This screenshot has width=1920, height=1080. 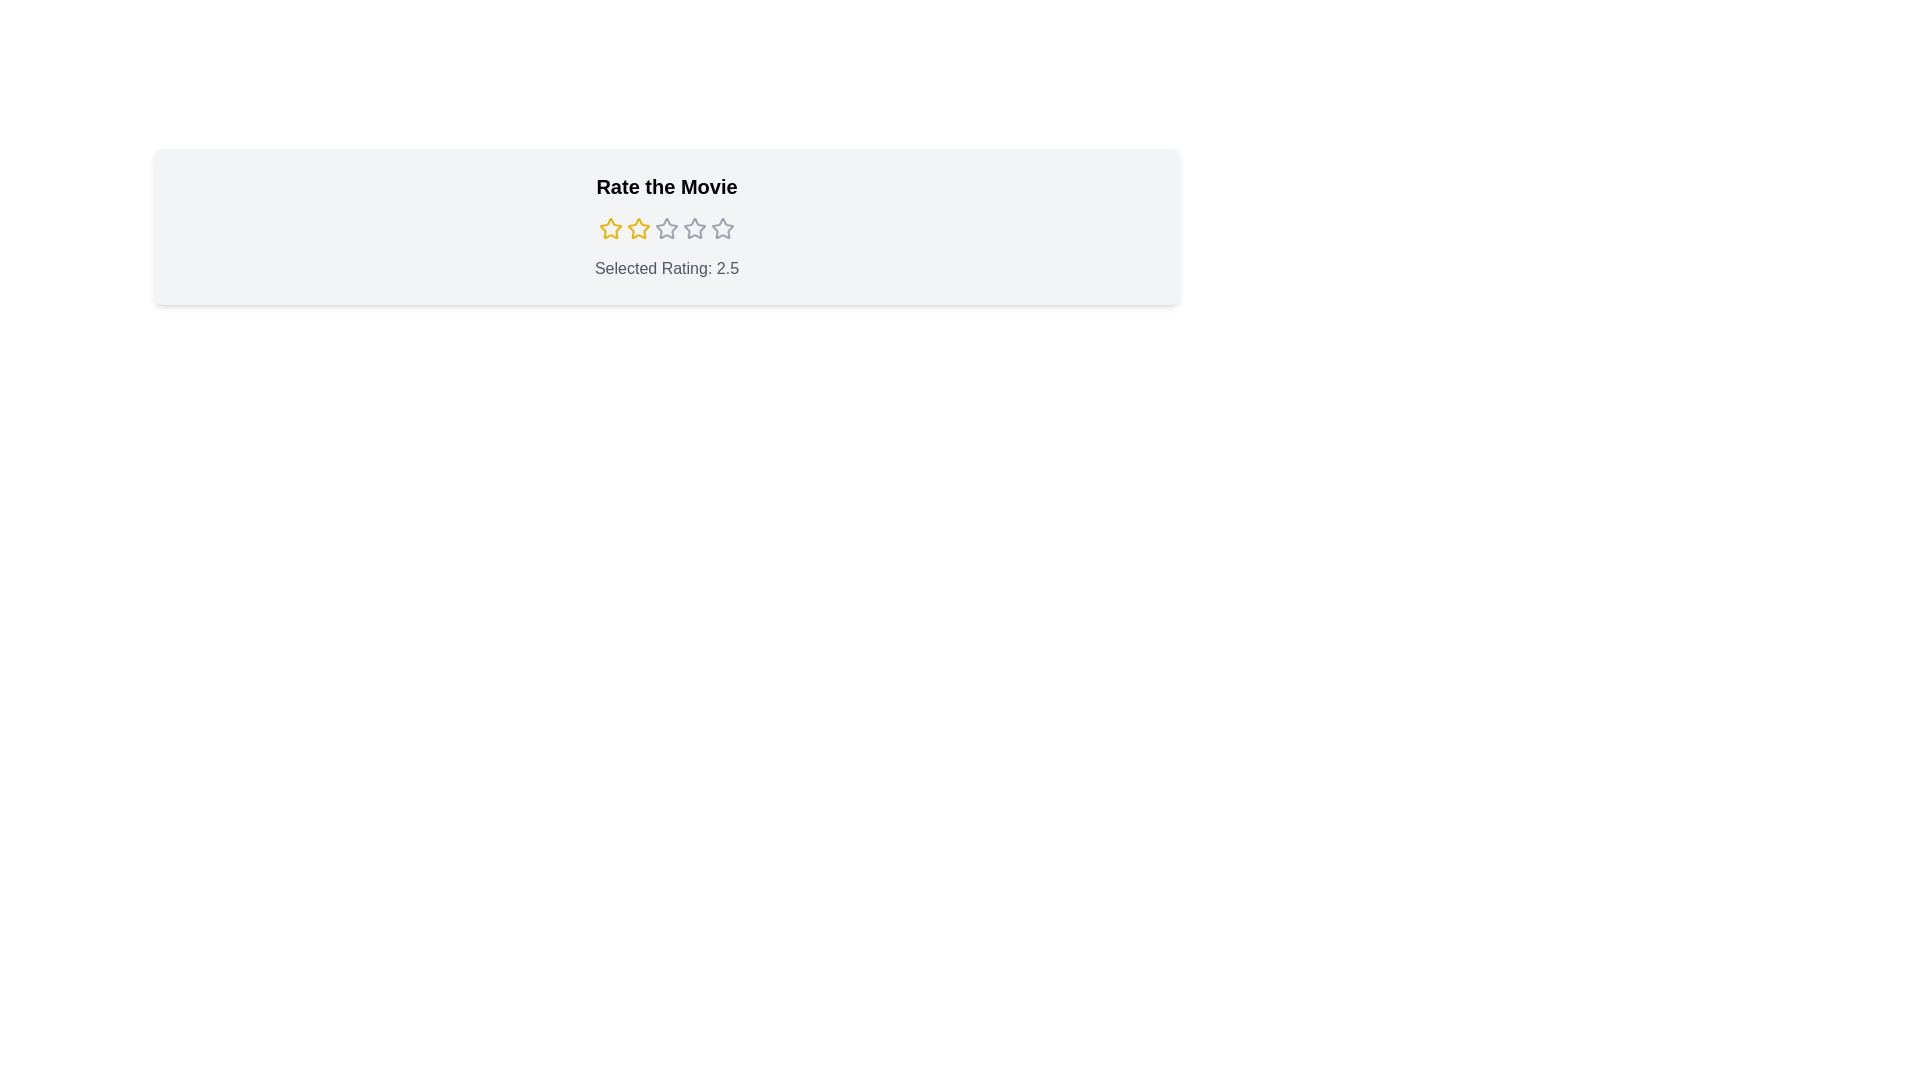 What do you see at coordinates (609, 227) in the screenshot?
I see `the first star button` at bounding box center [609, 227].